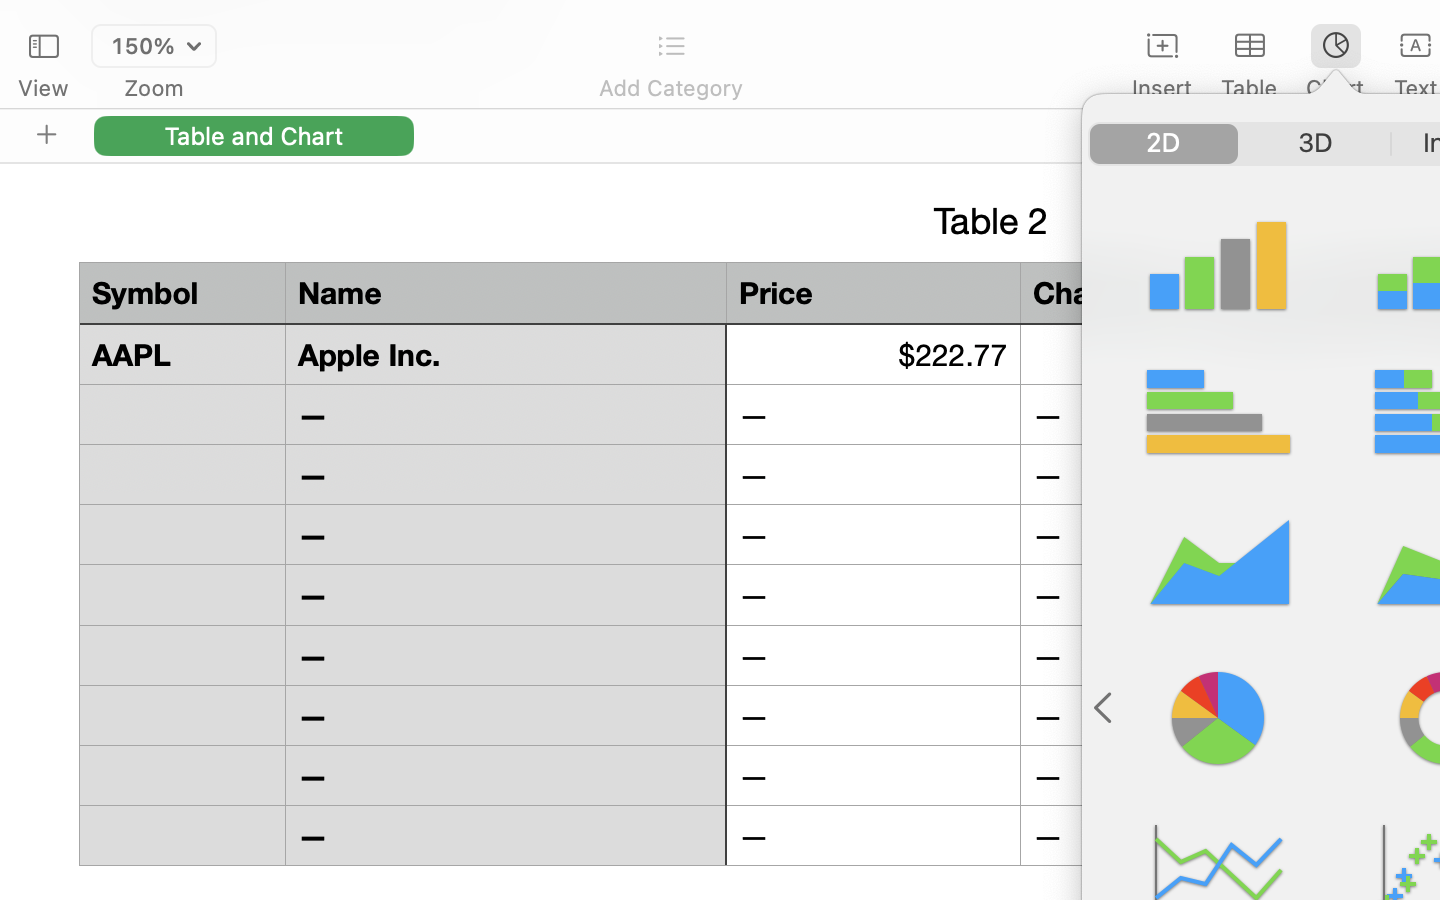 The width and height of the screenshot is (1440, 900). I want to click on 'Insert', so click(1161, 87).